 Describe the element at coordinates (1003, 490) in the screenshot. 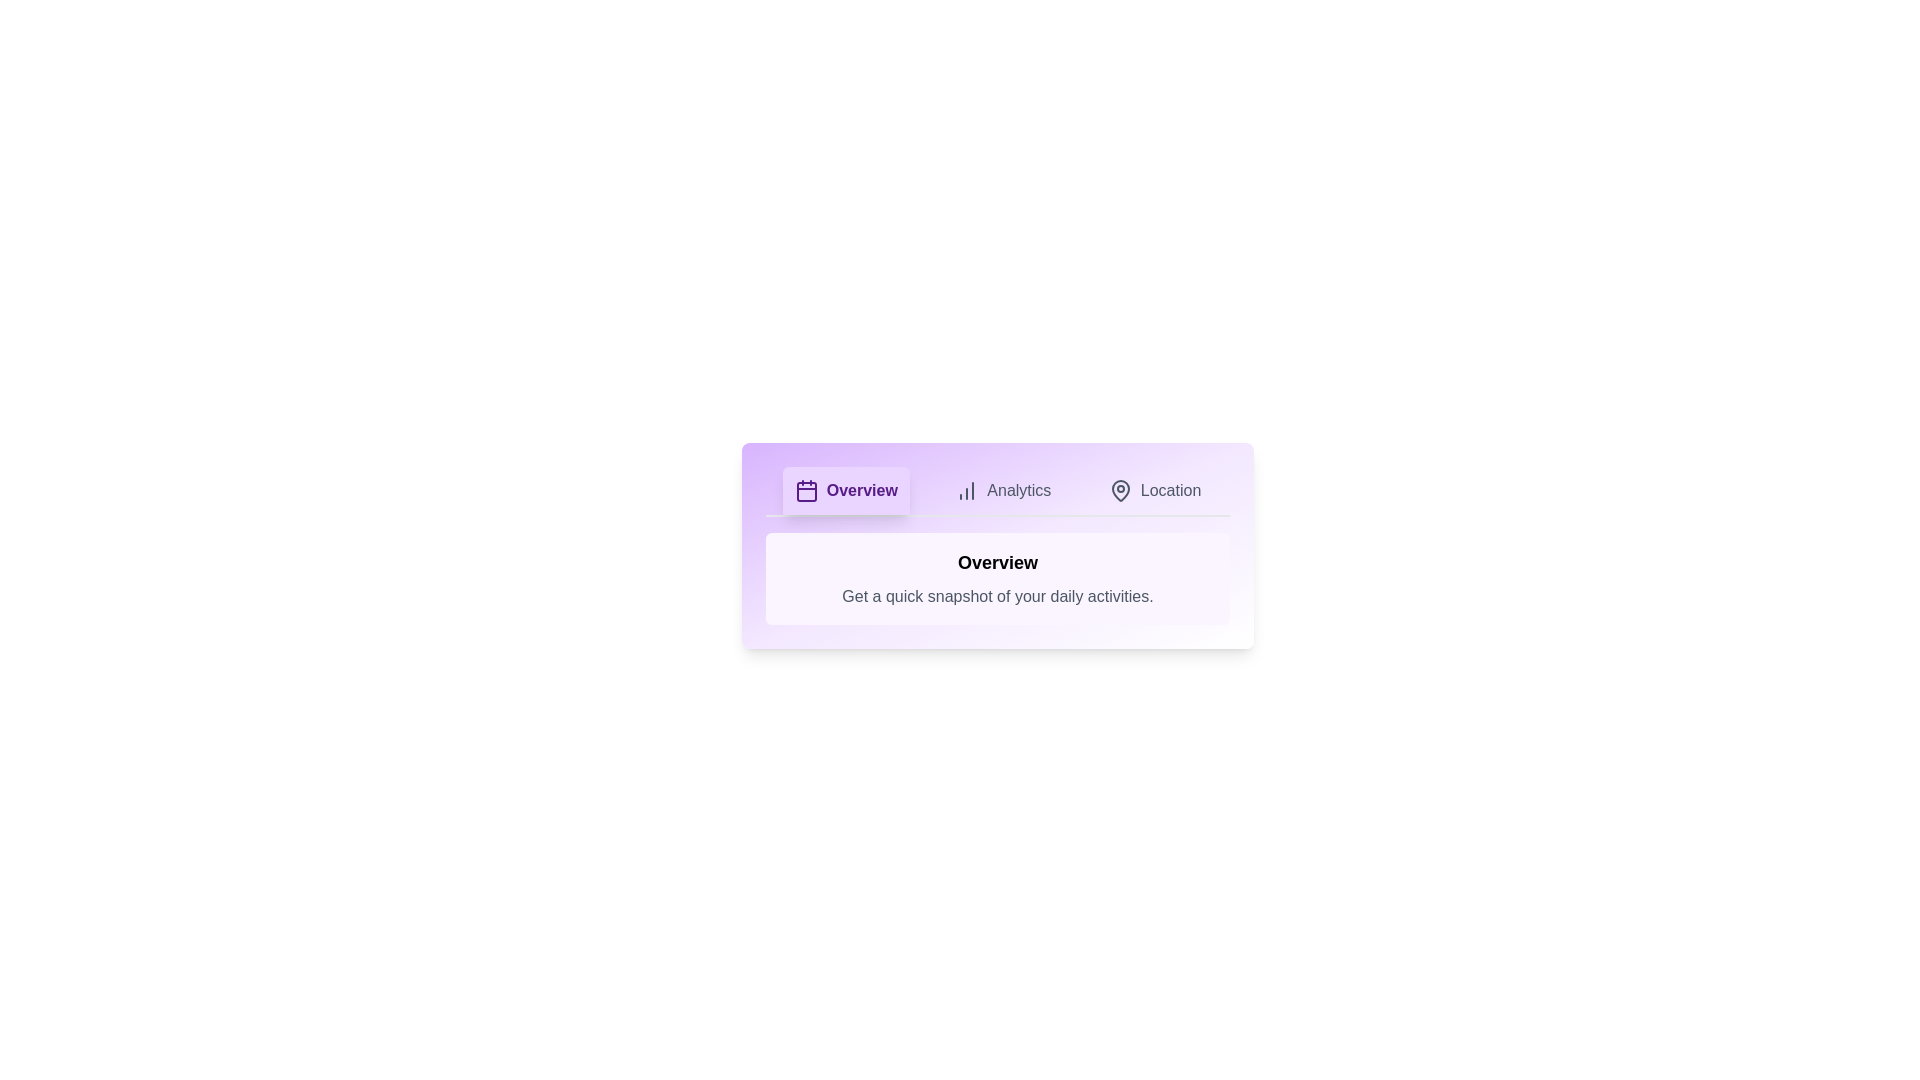

I see `the Analytics tab by clicking on its button` at that location.